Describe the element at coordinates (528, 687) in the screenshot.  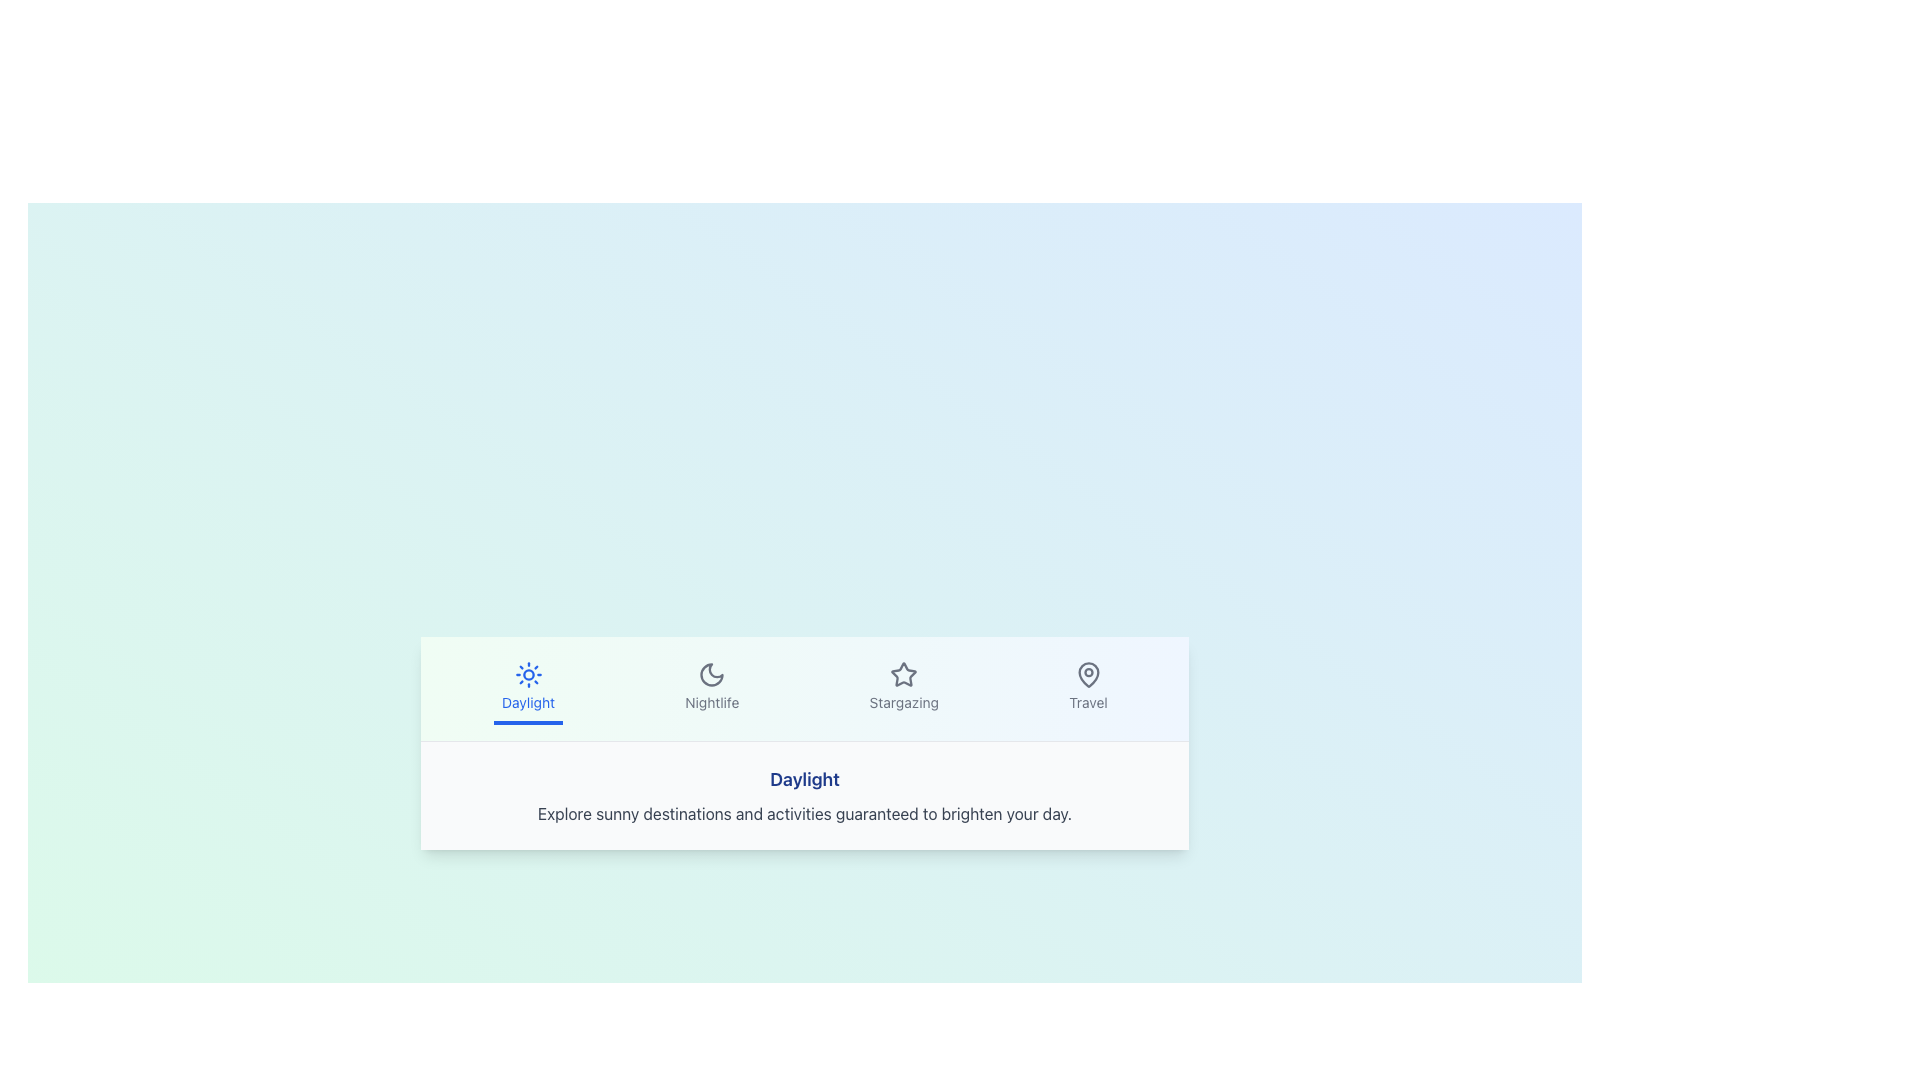
I see `the 'Daylight' tab, which features a sun icon and is located on the far left of a horizontally aligned set of four tabs` at that location.